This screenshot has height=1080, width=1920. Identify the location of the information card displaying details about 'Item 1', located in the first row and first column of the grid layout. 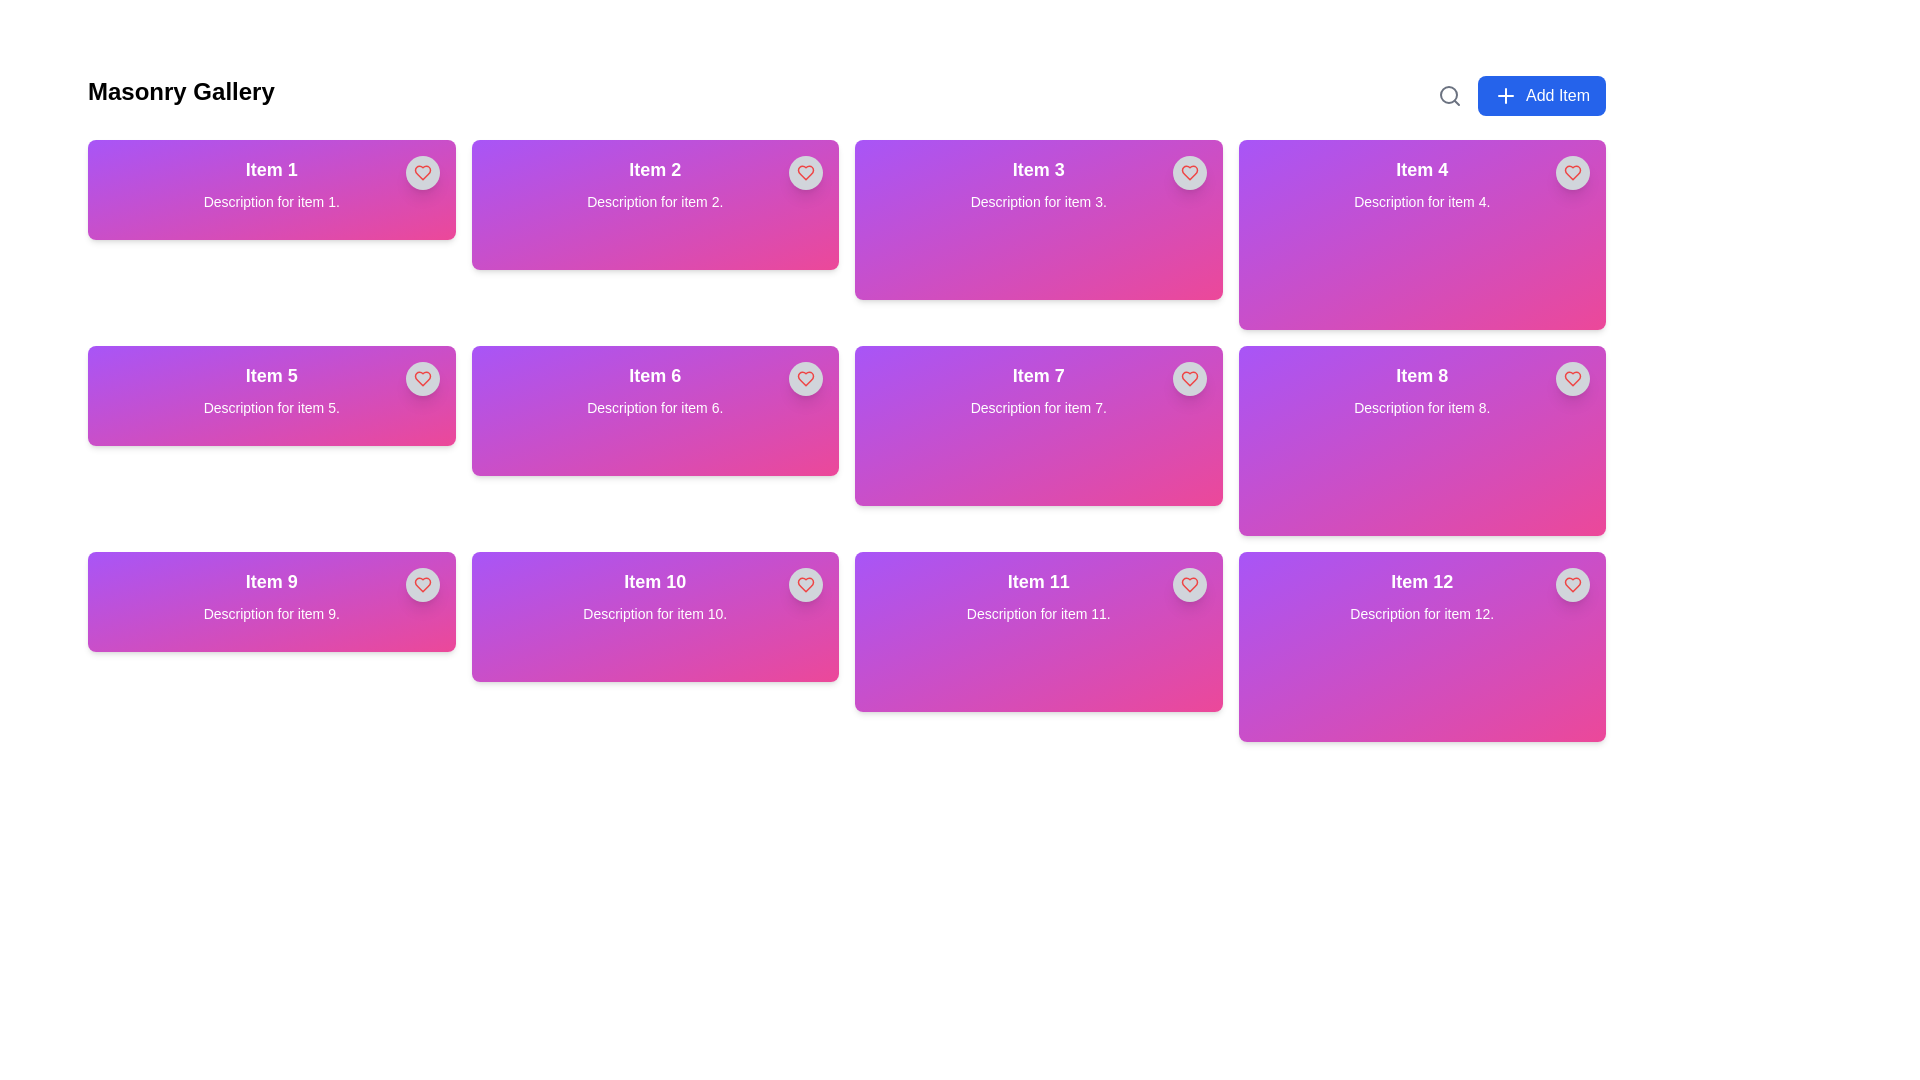
(270, 189).